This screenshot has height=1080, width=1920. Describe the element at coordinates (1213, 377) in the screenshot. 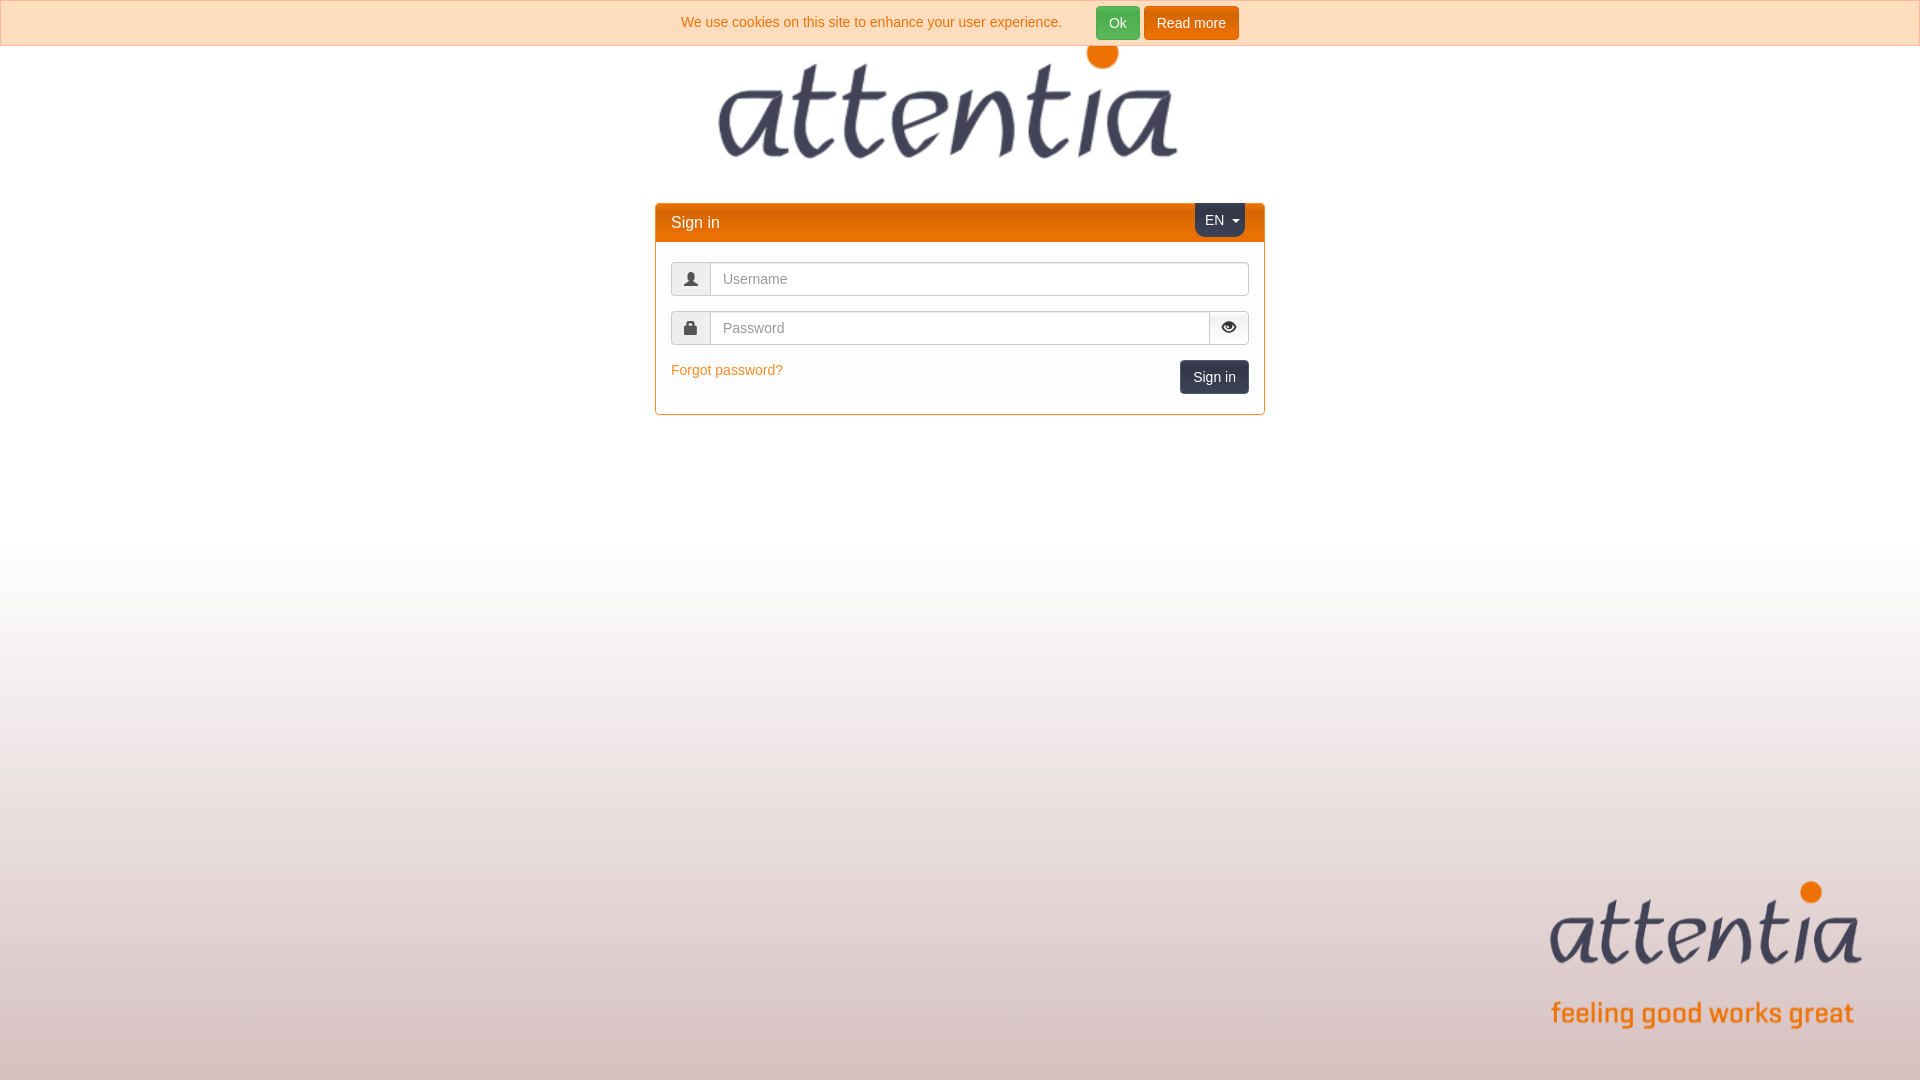

I see `'Sign in'` at that location.